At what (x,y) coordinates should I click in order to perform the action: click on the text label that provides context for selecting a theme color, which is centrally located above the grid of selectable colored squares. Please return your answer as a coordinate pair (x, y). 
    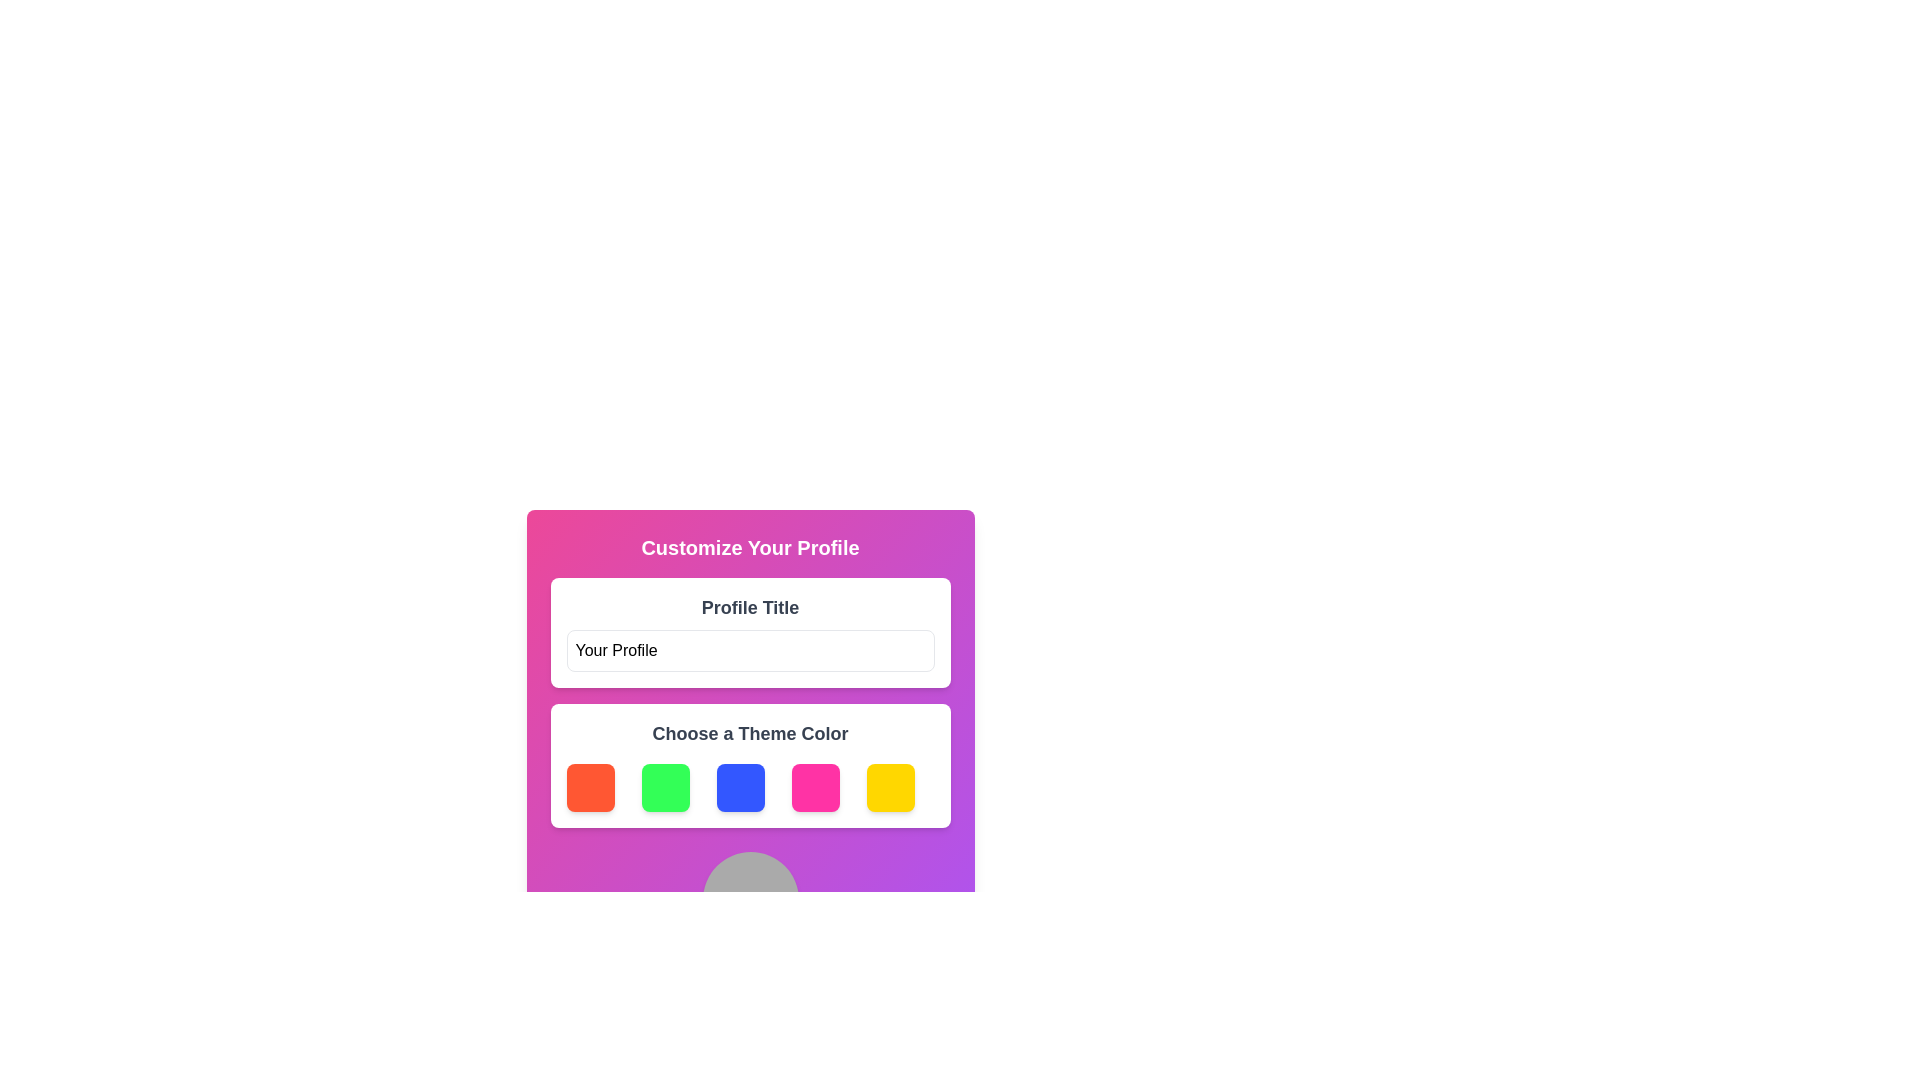
    Looking at the image, I should click on (749, 733).